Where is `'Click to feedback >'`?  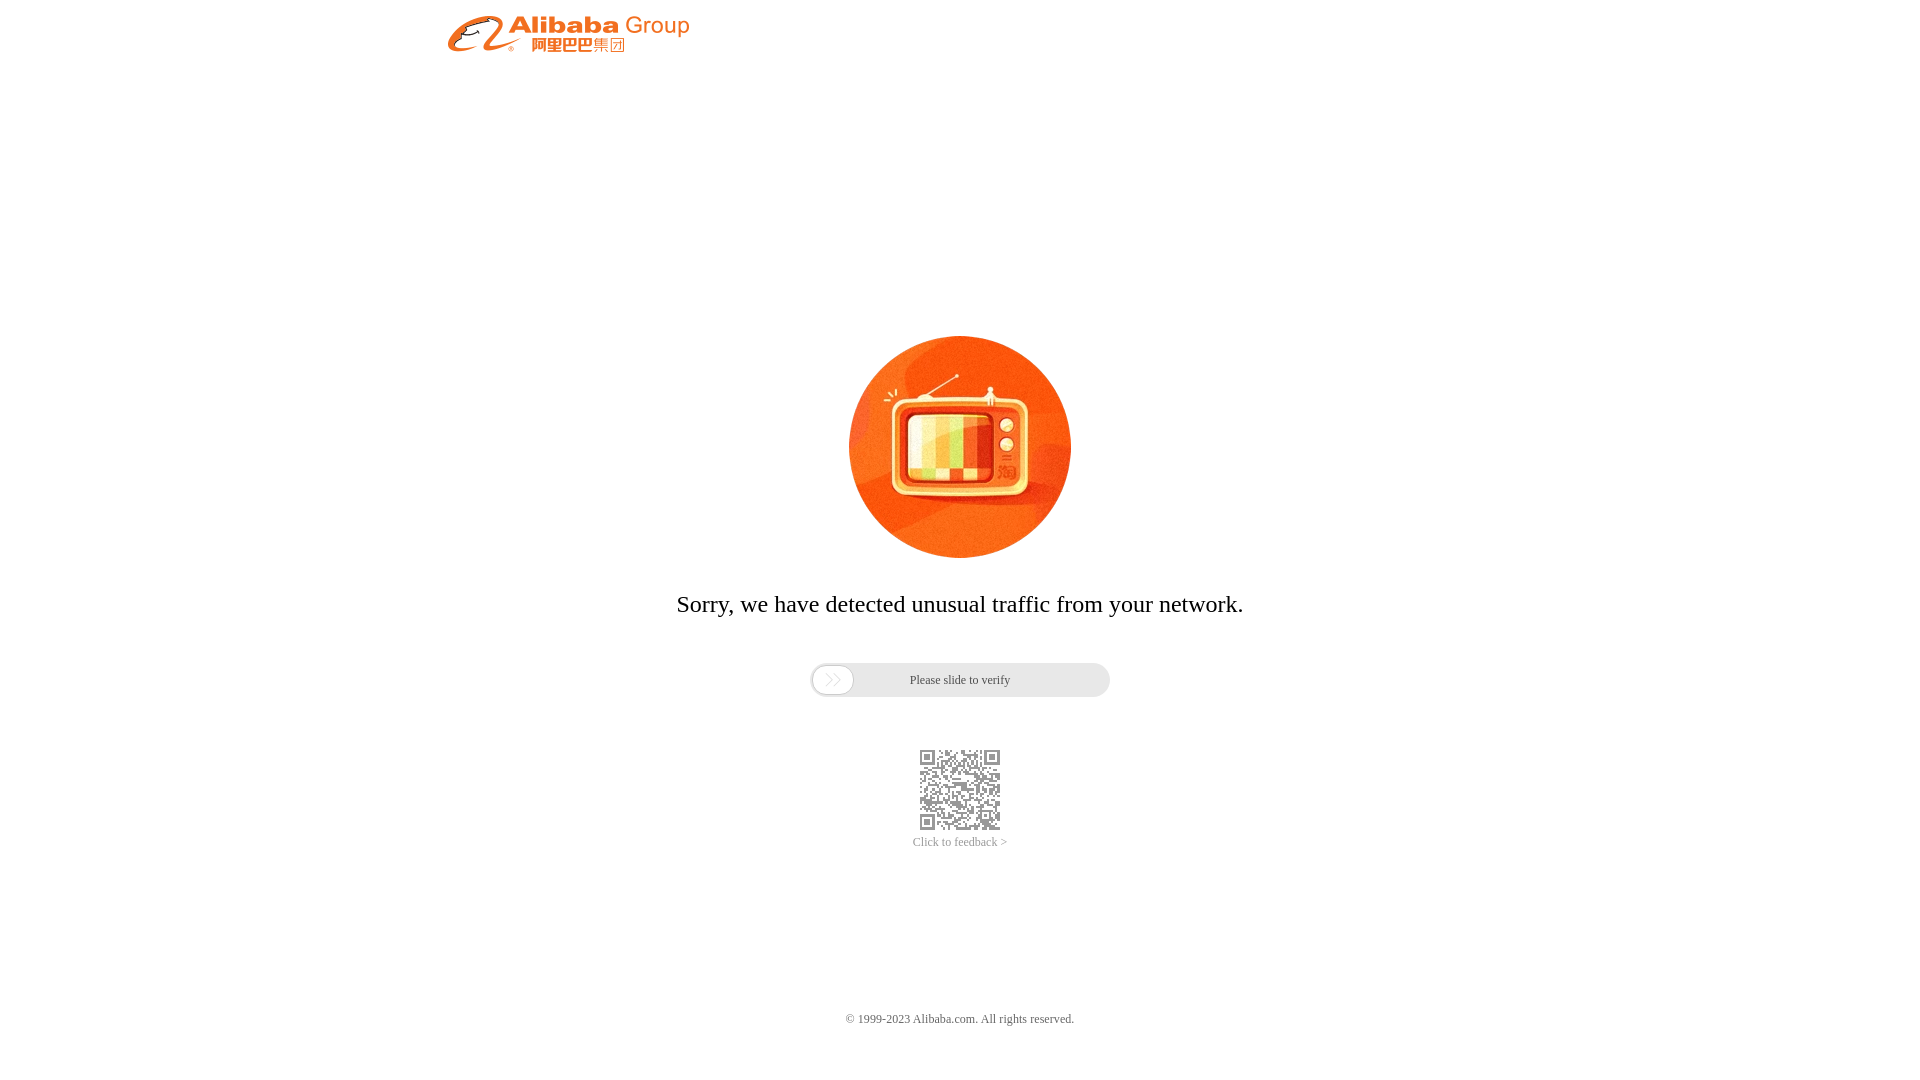
'Click to feedback >' is located at coordinates (960, 842).